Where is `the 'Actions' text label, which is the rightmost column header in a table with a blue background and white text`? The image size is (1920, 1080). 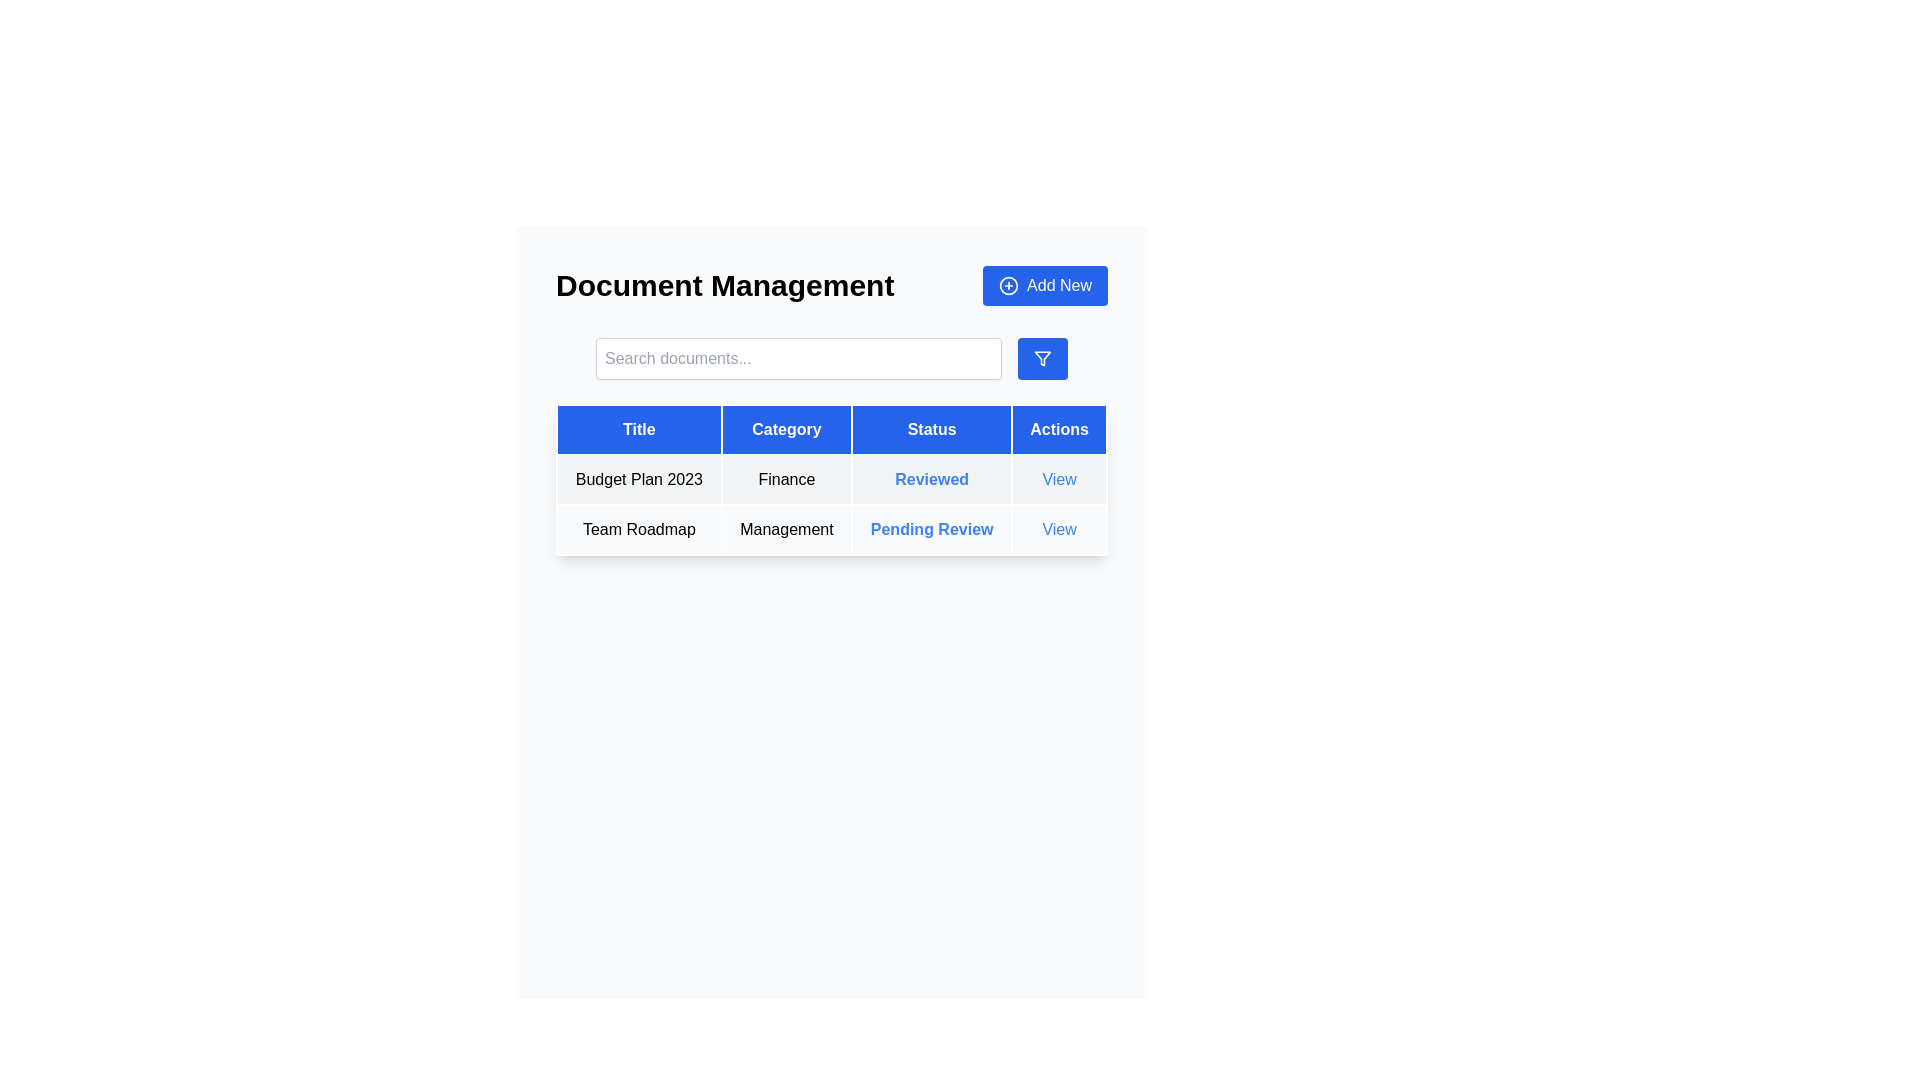
the 'Actions' text label, which is the rightmost column header in a table with a blue background and white text is located at coordinates (1058, 428).